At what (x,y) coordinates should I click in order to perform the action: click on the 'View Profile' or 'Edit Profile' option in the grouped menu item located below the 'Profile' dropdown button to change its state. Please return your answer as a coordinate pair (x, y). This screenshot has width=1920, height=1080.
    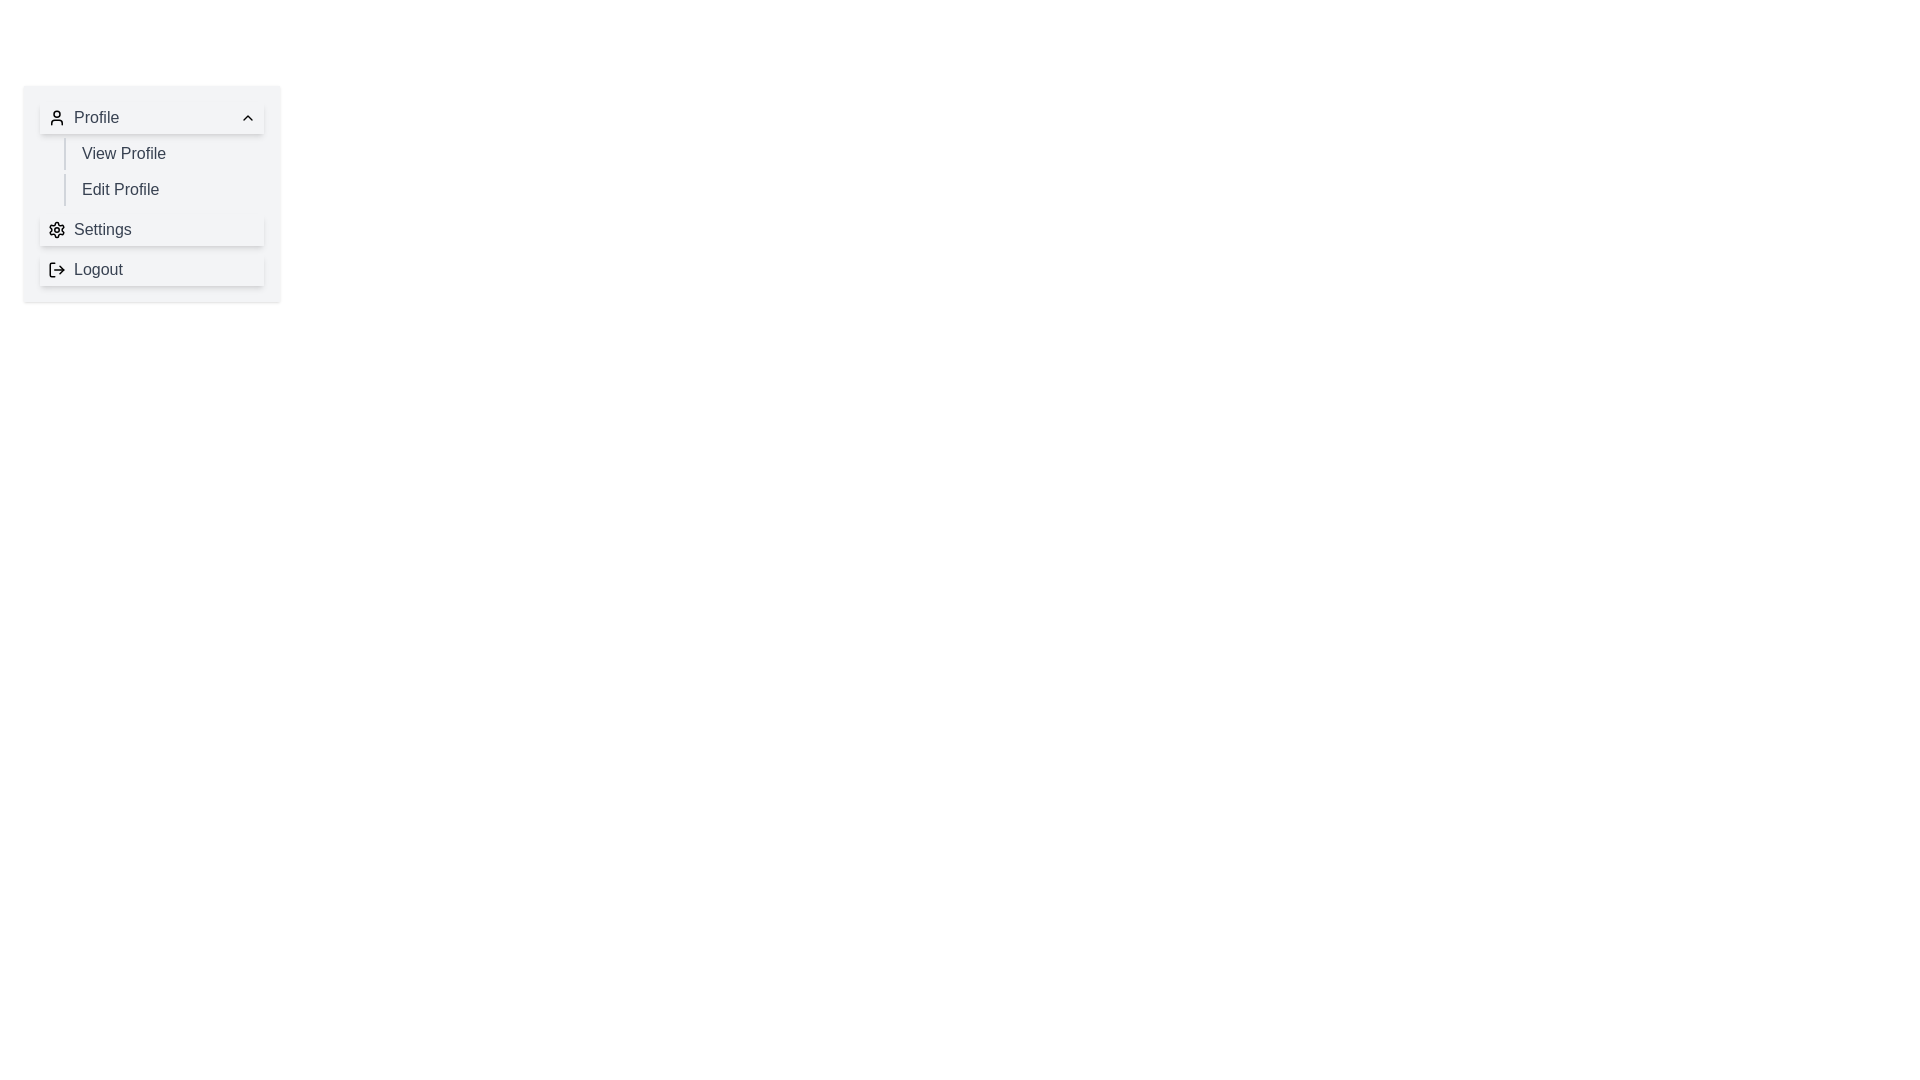
    Looking at the image, I should click on (151, 171).